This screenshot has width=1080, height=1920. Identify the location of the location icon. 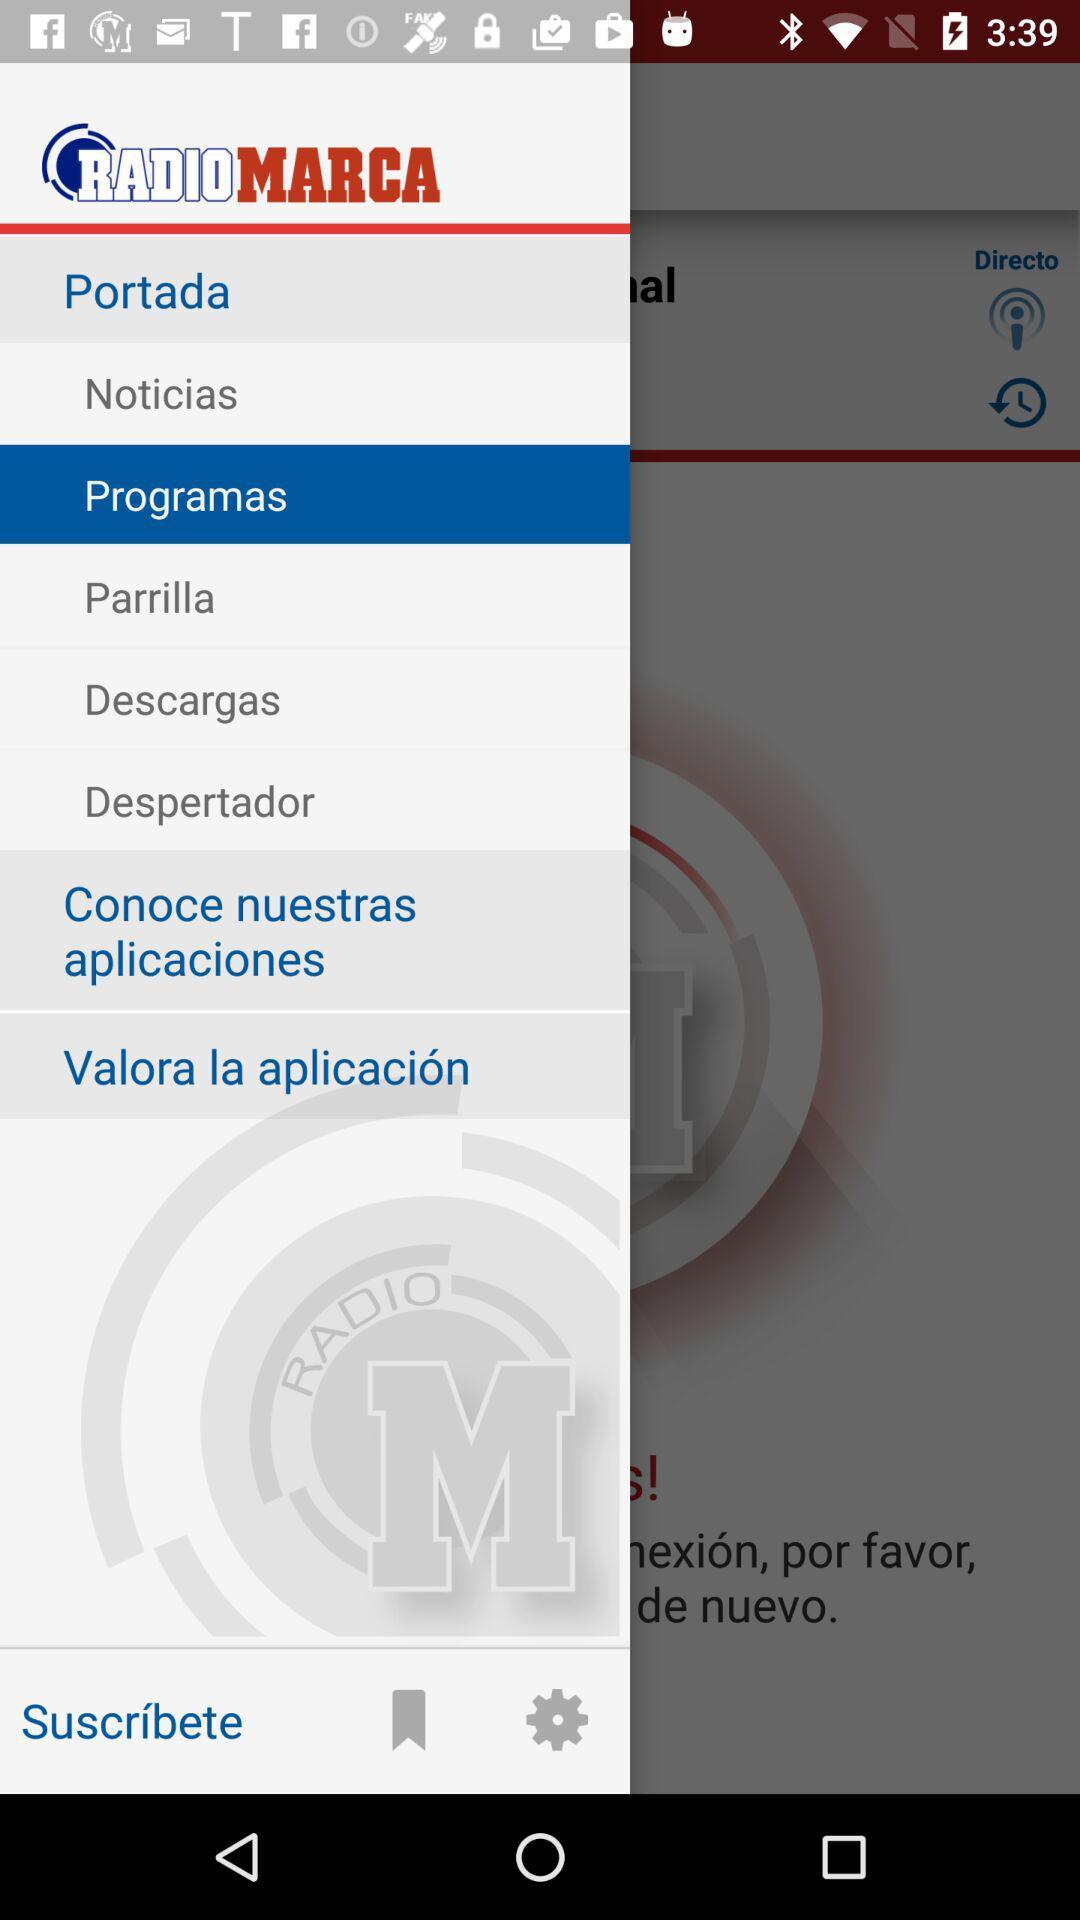
(1017, 317).